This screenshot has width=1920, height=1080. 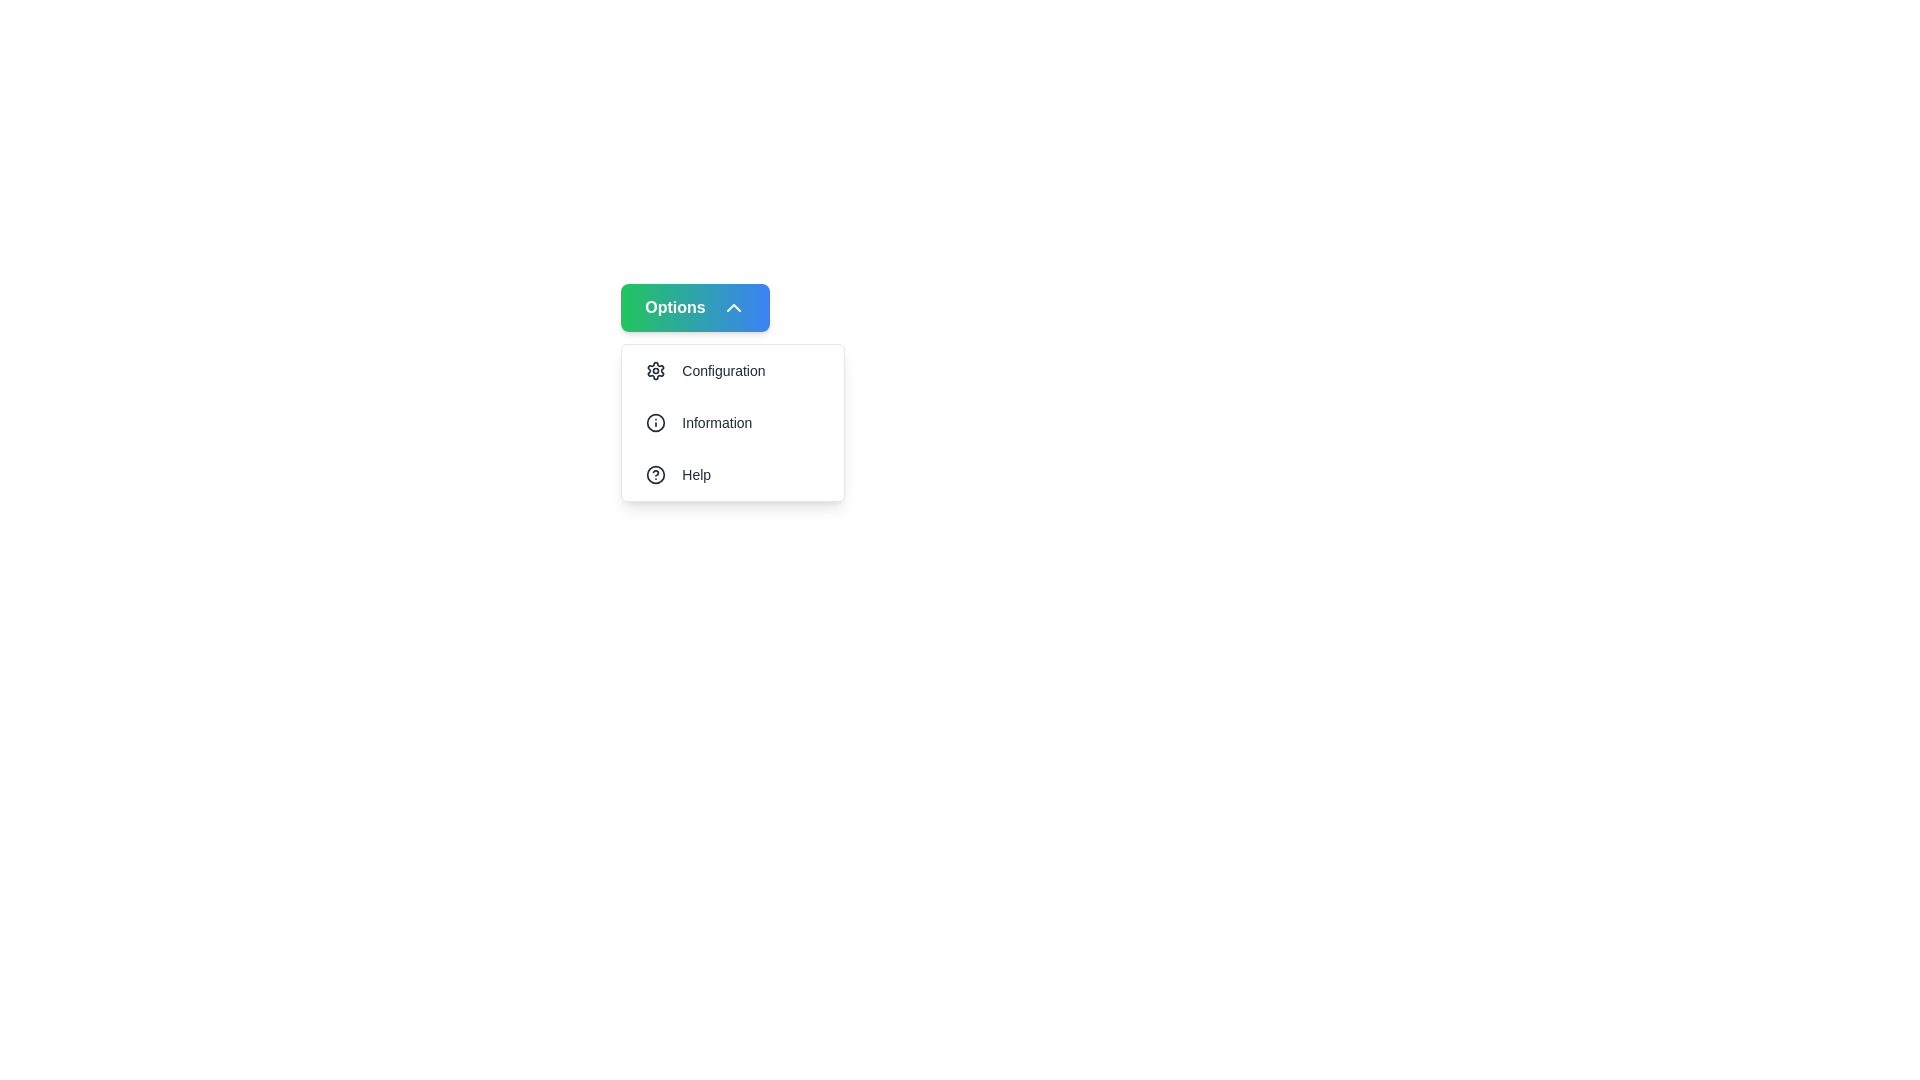 What do you see at coordinates (732, 474) in the screenshot?
I see `the 'Help' button located at the bottom of the dropdown menu to observe the hover effect` at bounding box center [732, 474].